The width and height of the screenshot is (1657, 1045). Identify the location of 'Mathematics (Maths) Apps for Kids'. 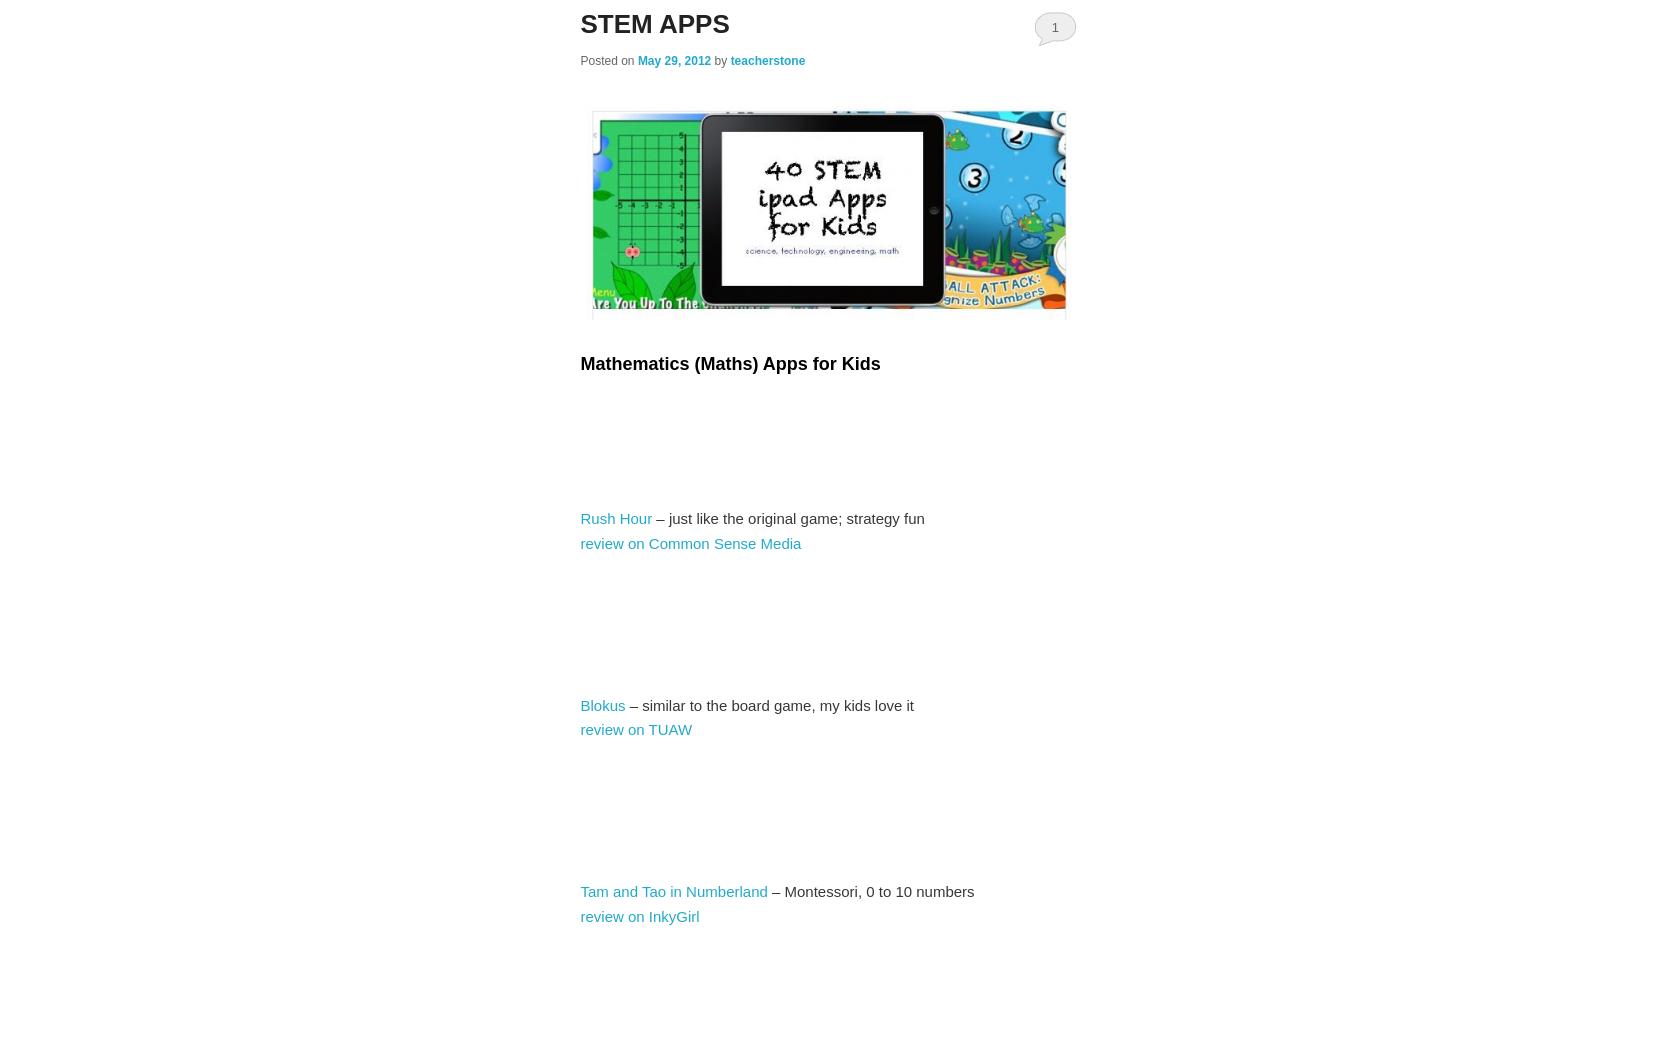
(579, 362).